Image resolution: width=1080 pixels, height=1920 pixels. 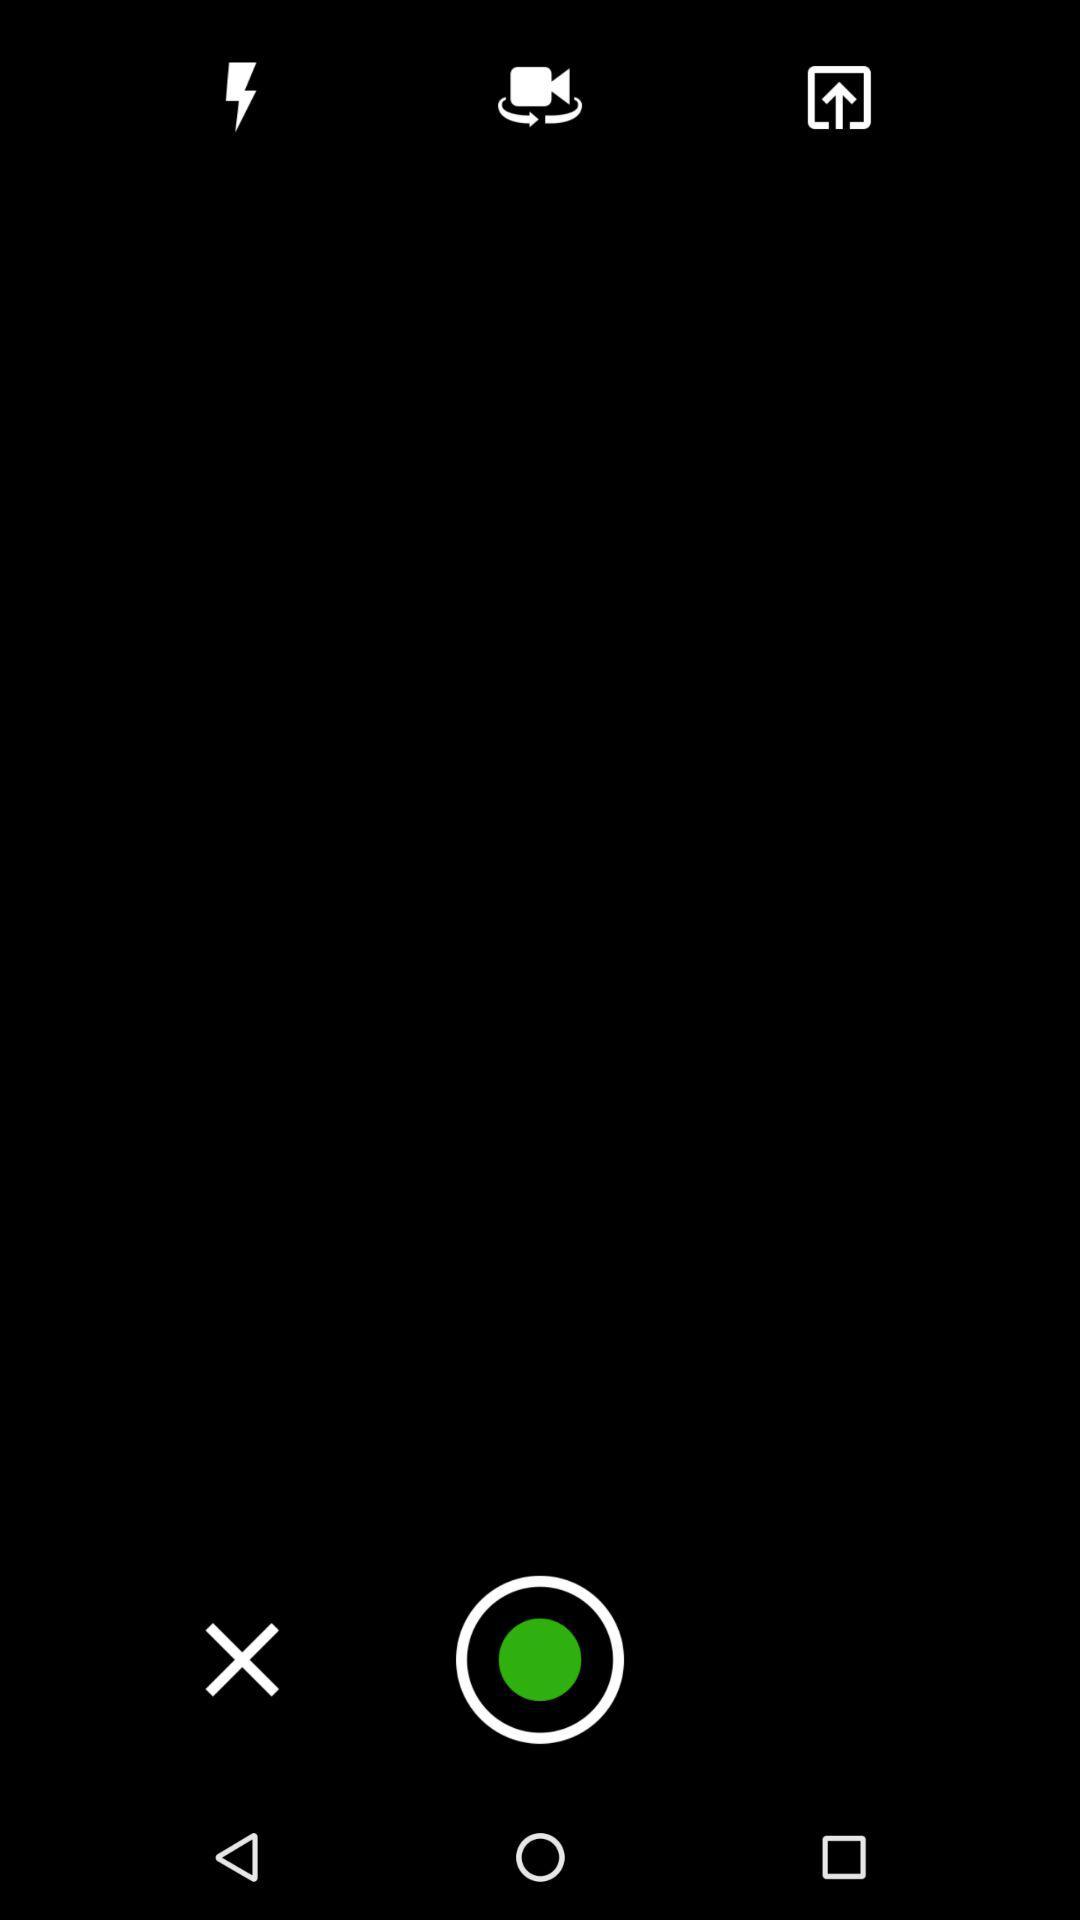 What do you see at coordinates (838, 96) in the screenshot?
I see `share` at bounding box center [838, 96].